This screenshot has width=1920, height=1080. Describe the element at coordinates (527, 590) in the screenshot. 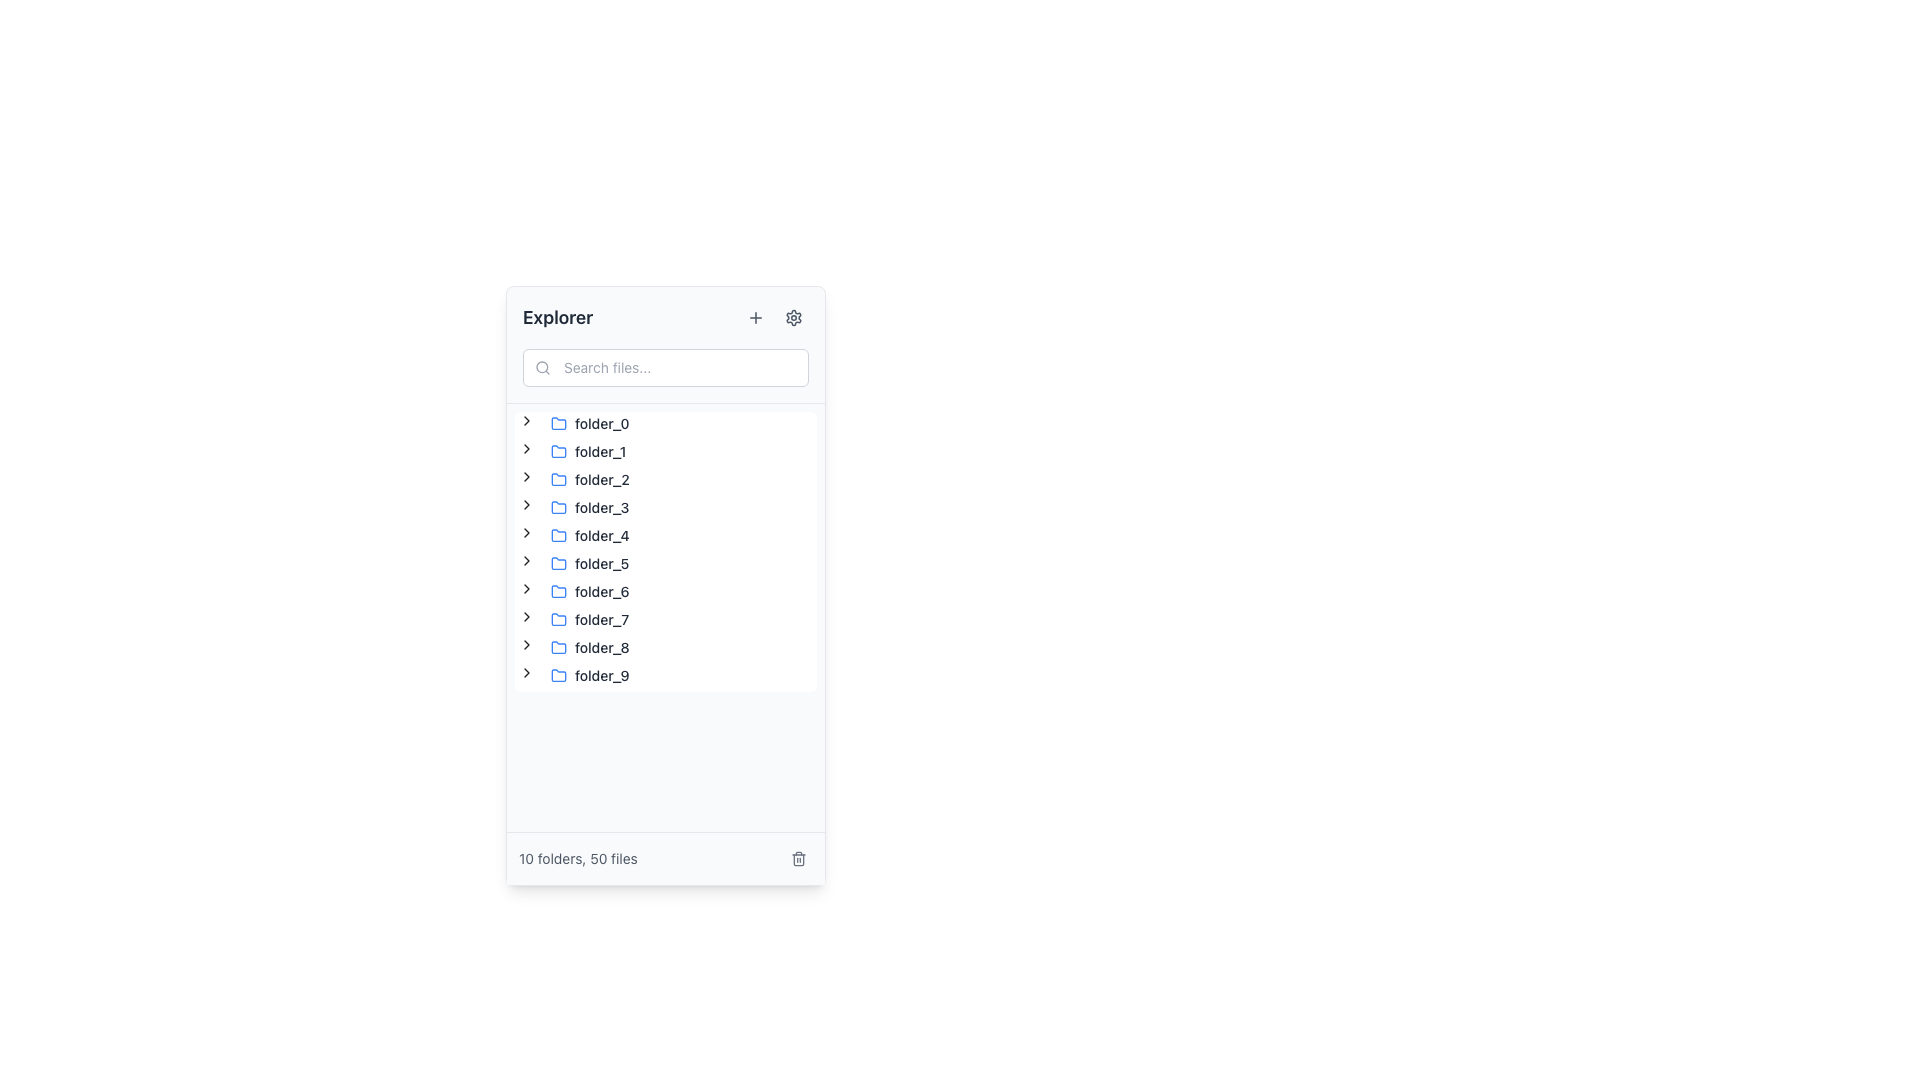

I see `the toggle button styled as a triangular arrow icon` at that location.